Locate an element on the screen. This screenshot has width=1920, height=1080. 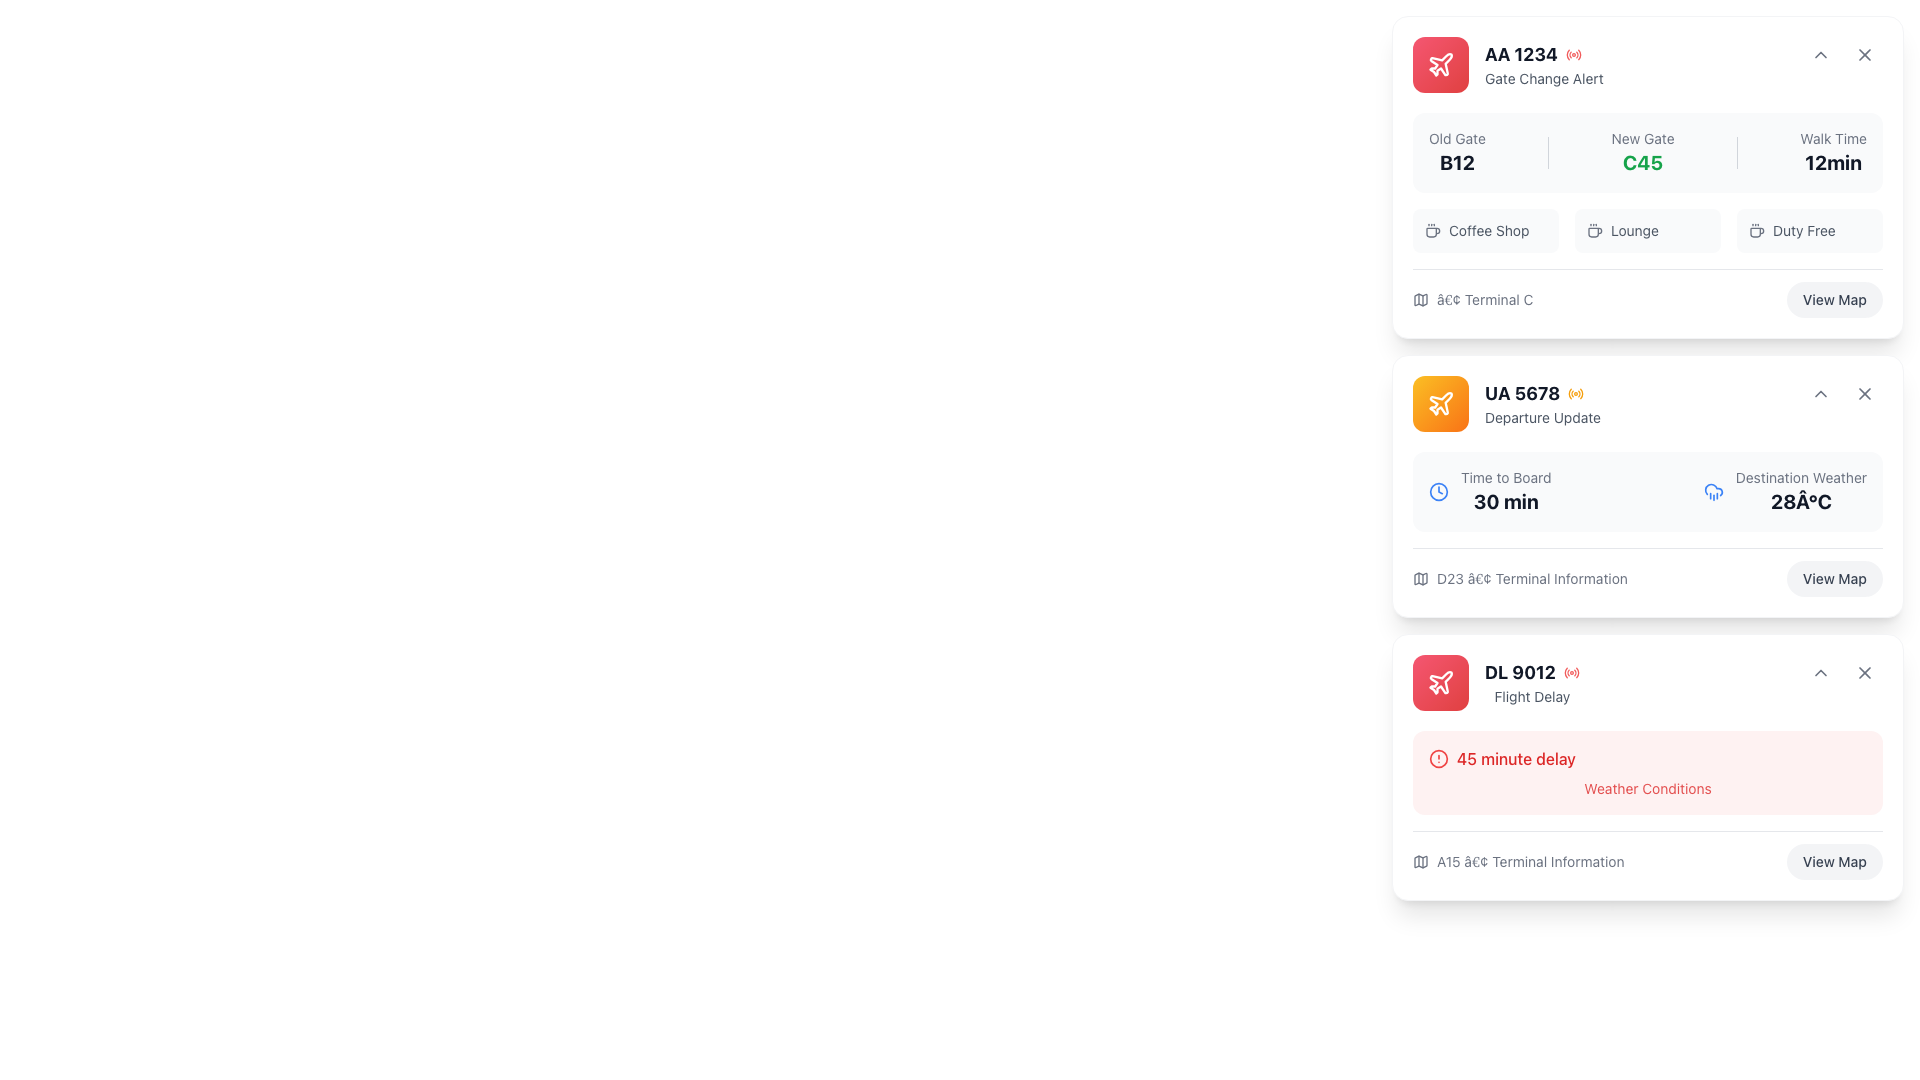
the informational panel titled 'AA 1234 Gate Change Alert' is located at coordinates (1647, 215).